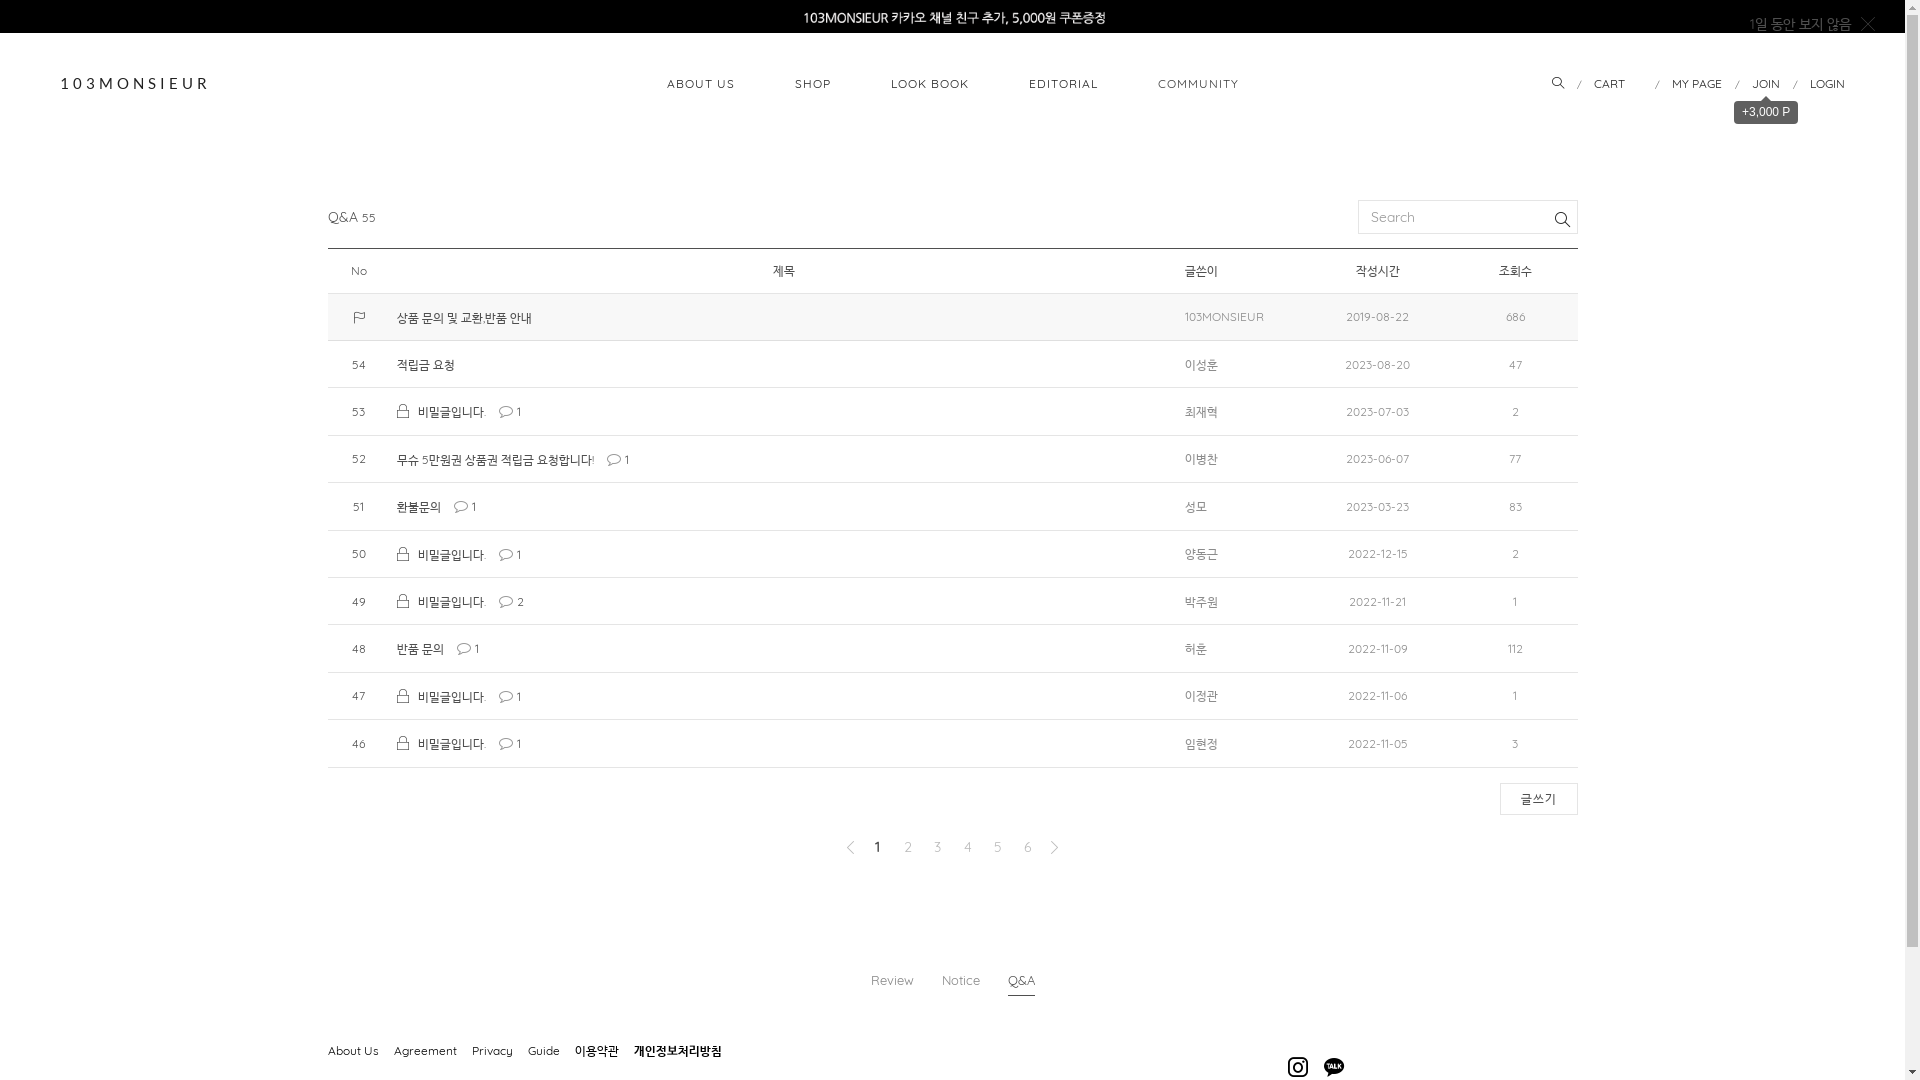 Image resolution: width=1920 pixels, height=1080 pixels. What do you see at coordinates (1617, 82) in the screenshot?
I see `'CART'` at bounding box center [1617, 82].